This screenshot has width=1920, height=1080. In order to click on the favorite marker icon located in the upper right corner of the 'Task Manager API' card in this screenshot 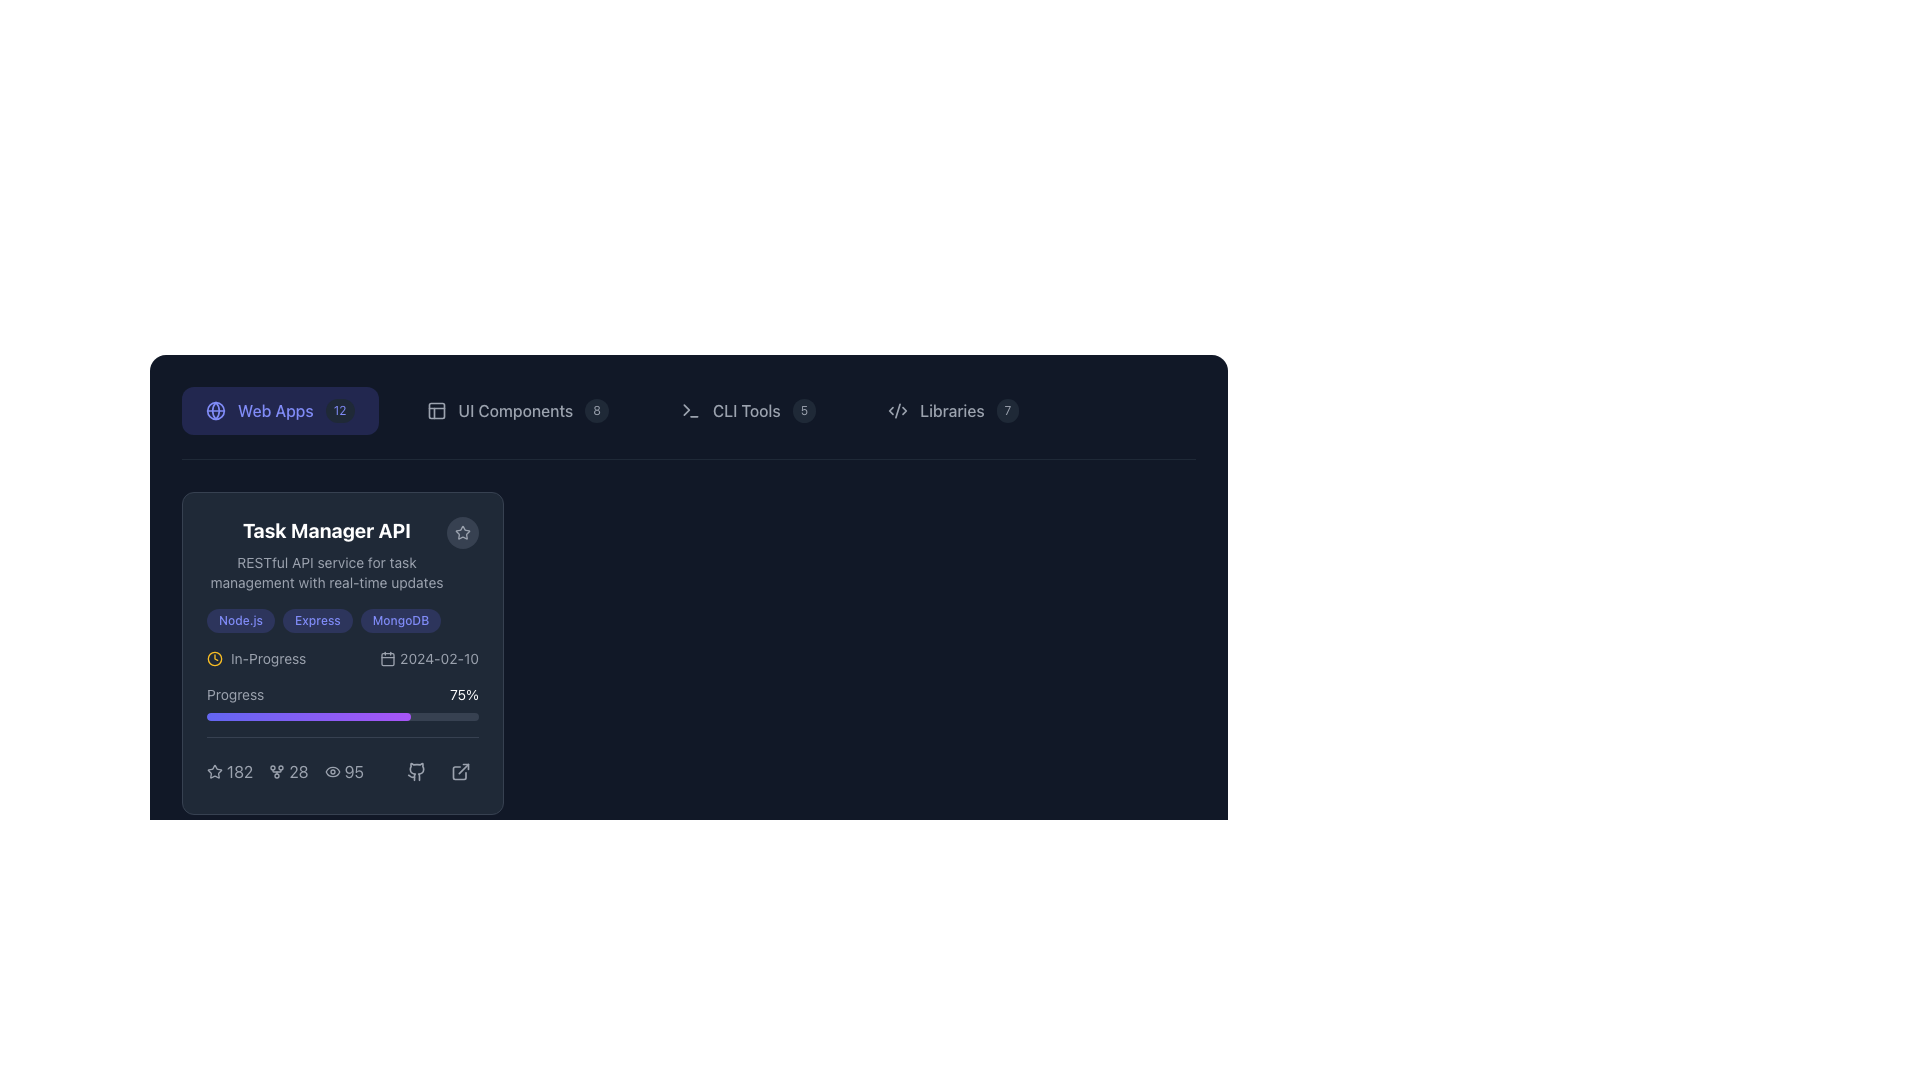, I will do `click(215, 770)`.